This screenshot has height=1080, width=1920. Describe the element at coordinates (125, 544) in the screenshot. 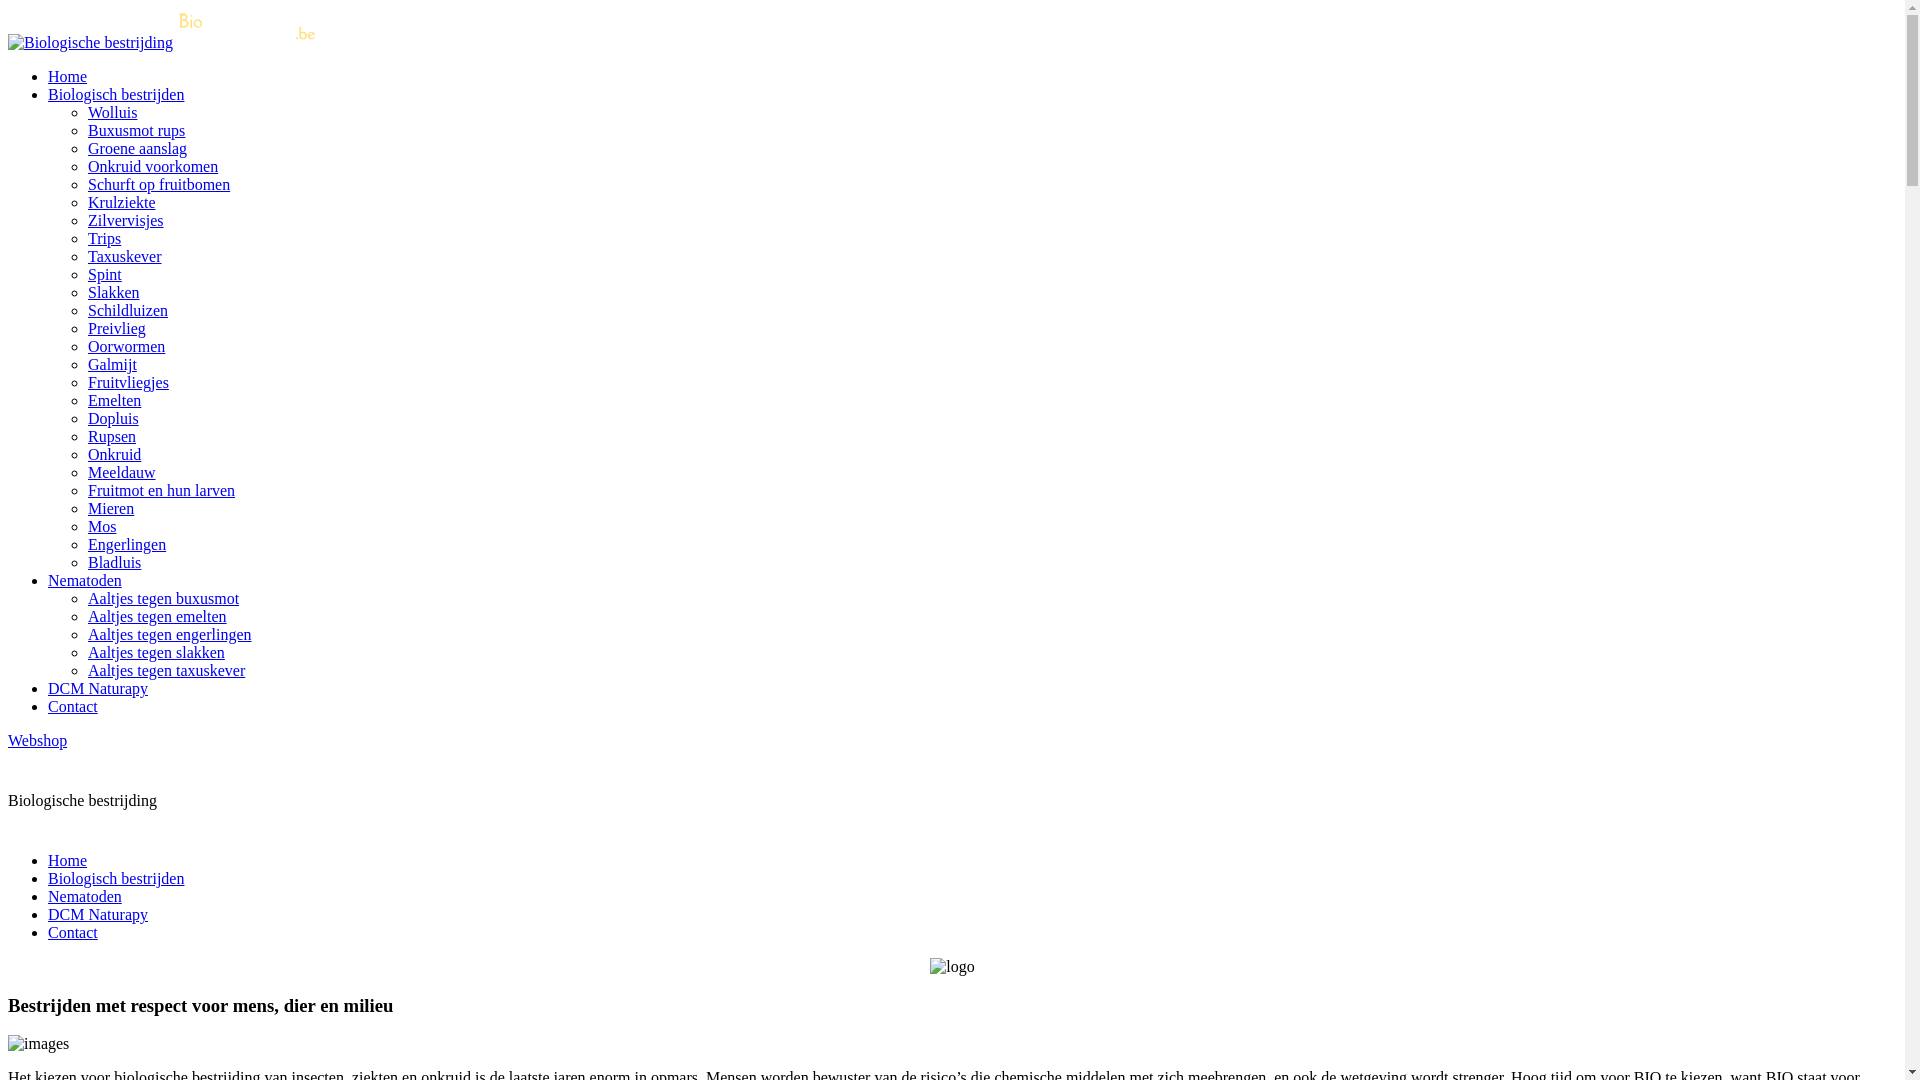

I see `'Engerlingen'` at that location.